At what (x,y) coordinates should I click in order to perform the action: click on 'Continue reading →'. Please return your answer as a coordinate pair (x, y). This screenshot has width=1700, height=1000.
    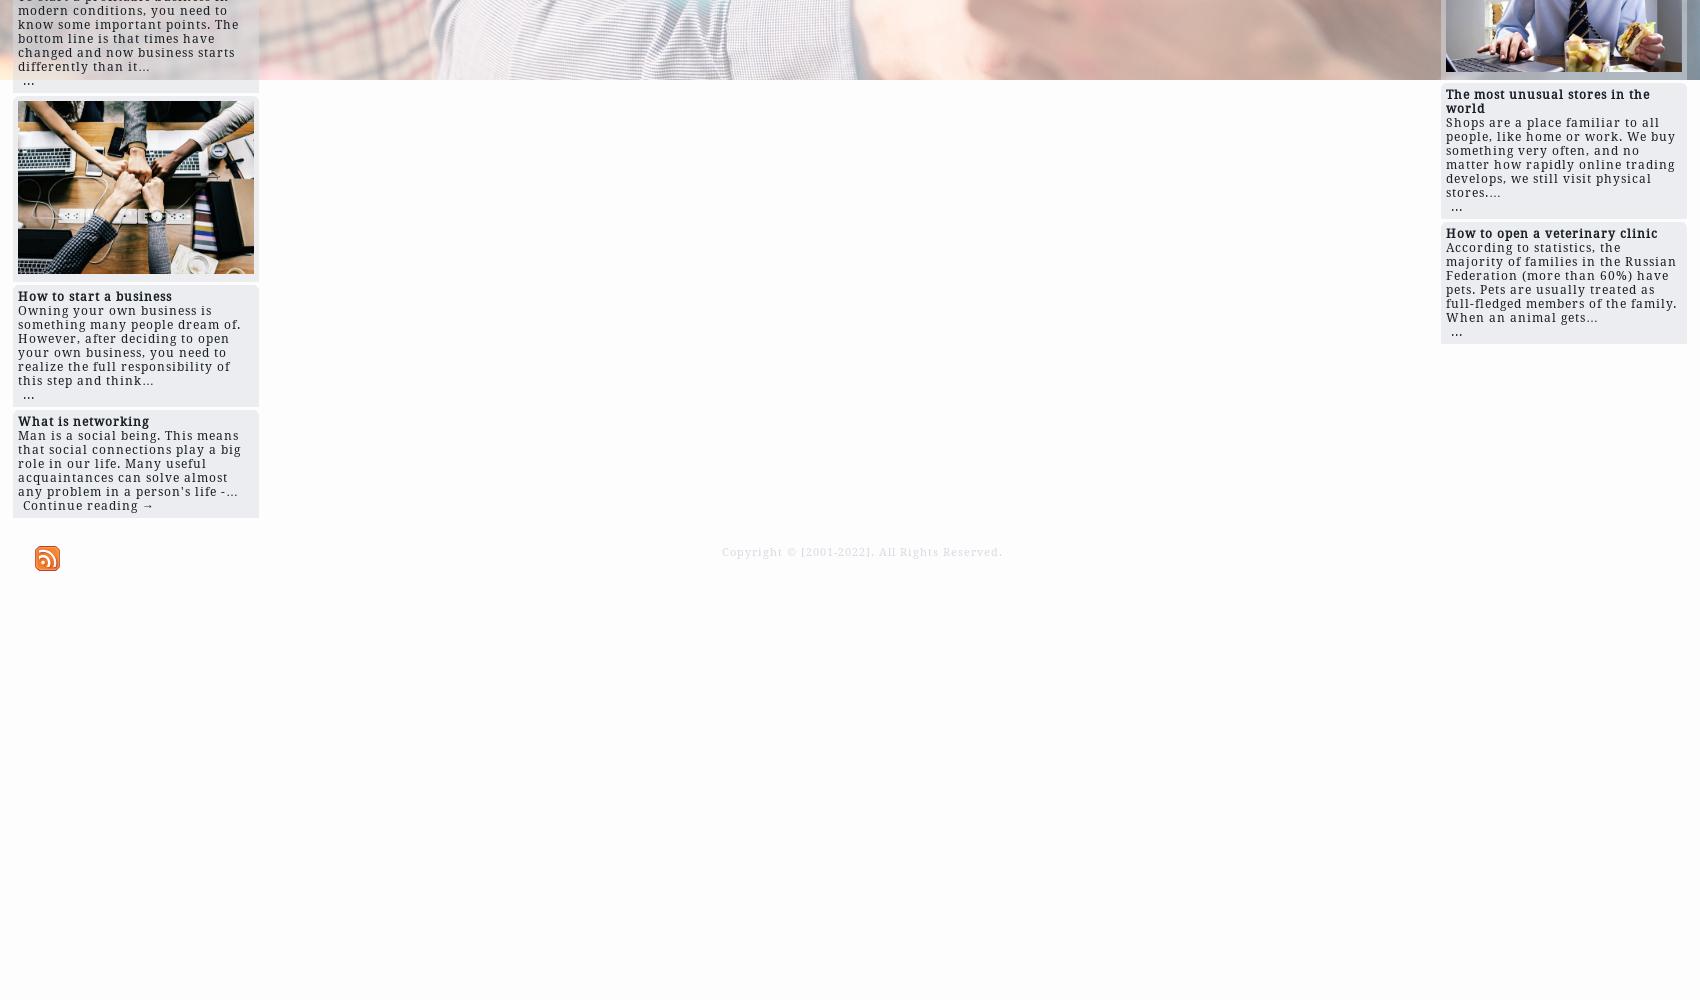
    Looking at the image, I should click on (22, 506).